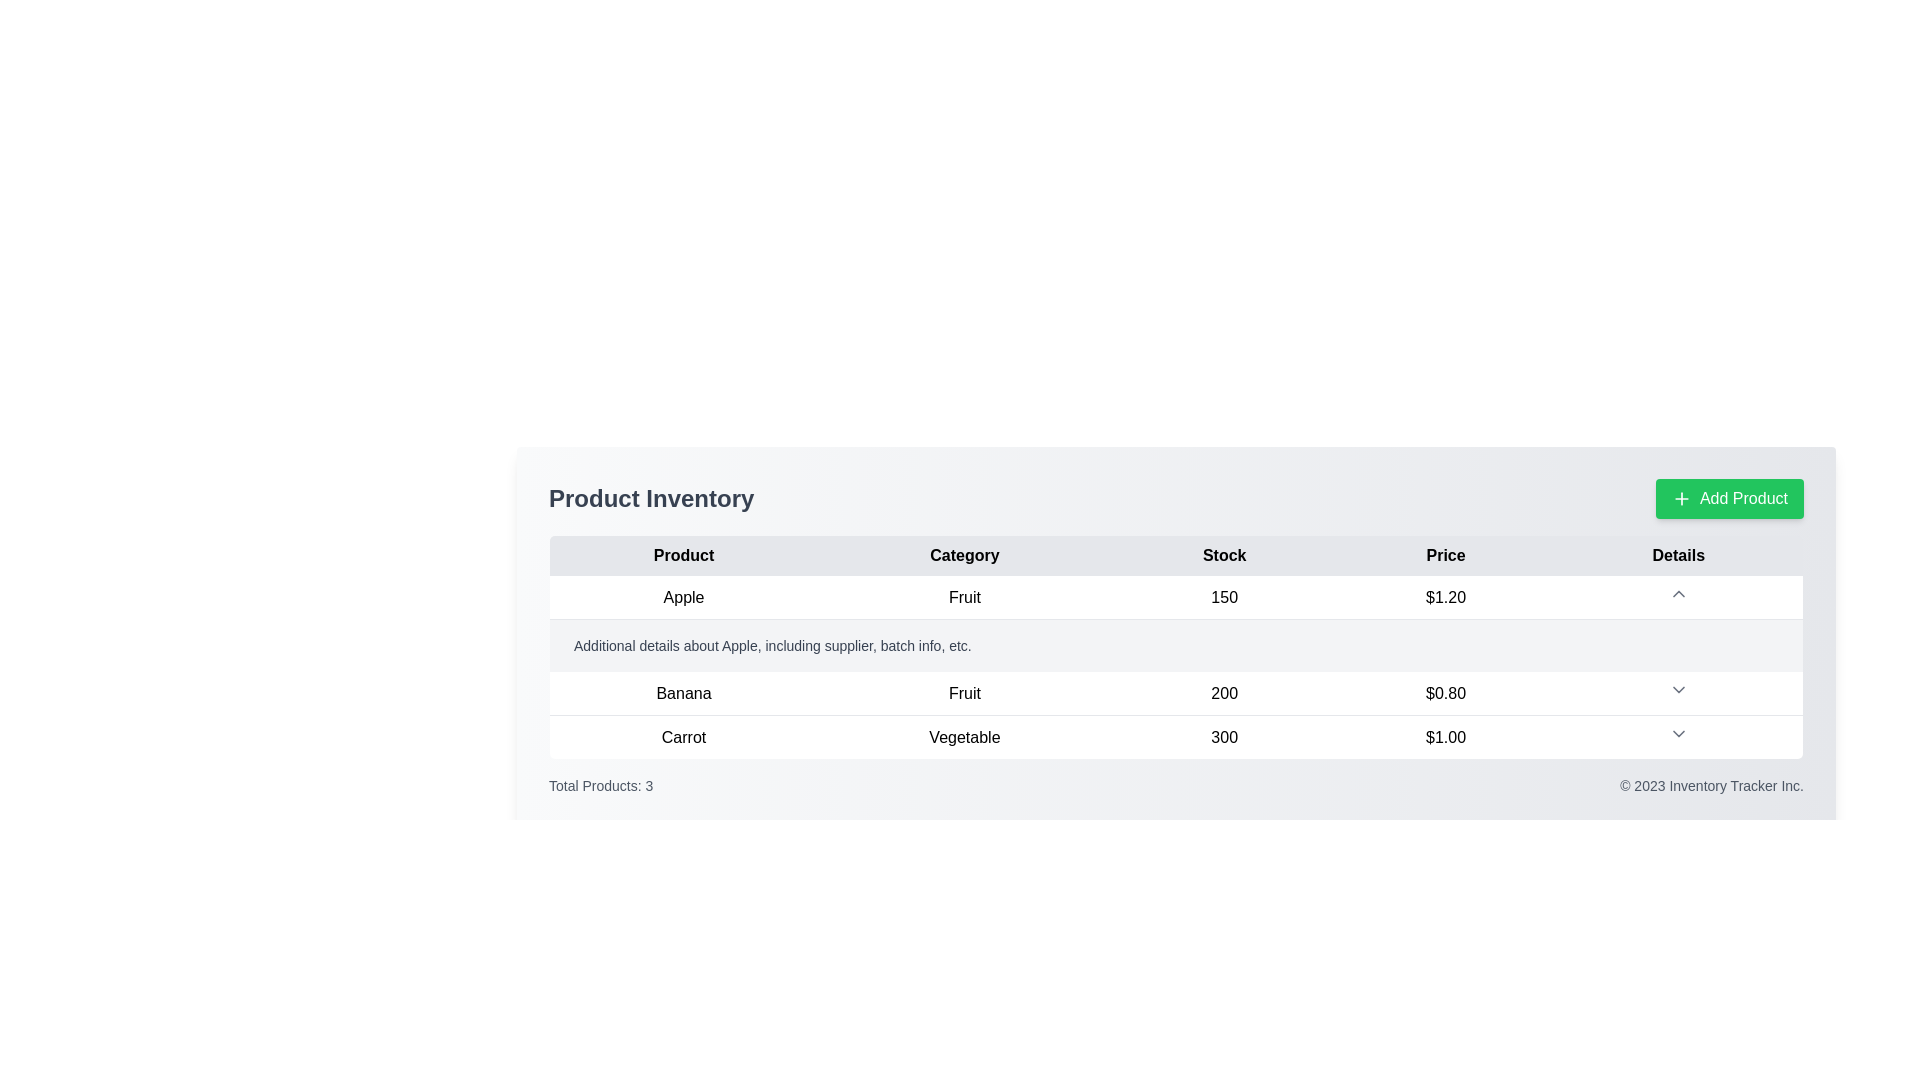 The height and width of the screenshot is (1080, 1920). Describe the element at coordinates (1223, 692) in the screenshot. I see `the text label displaying the stock quantity '200' for the 'Banana' product, located in the 'Stock' column of the inventory table` at that location.